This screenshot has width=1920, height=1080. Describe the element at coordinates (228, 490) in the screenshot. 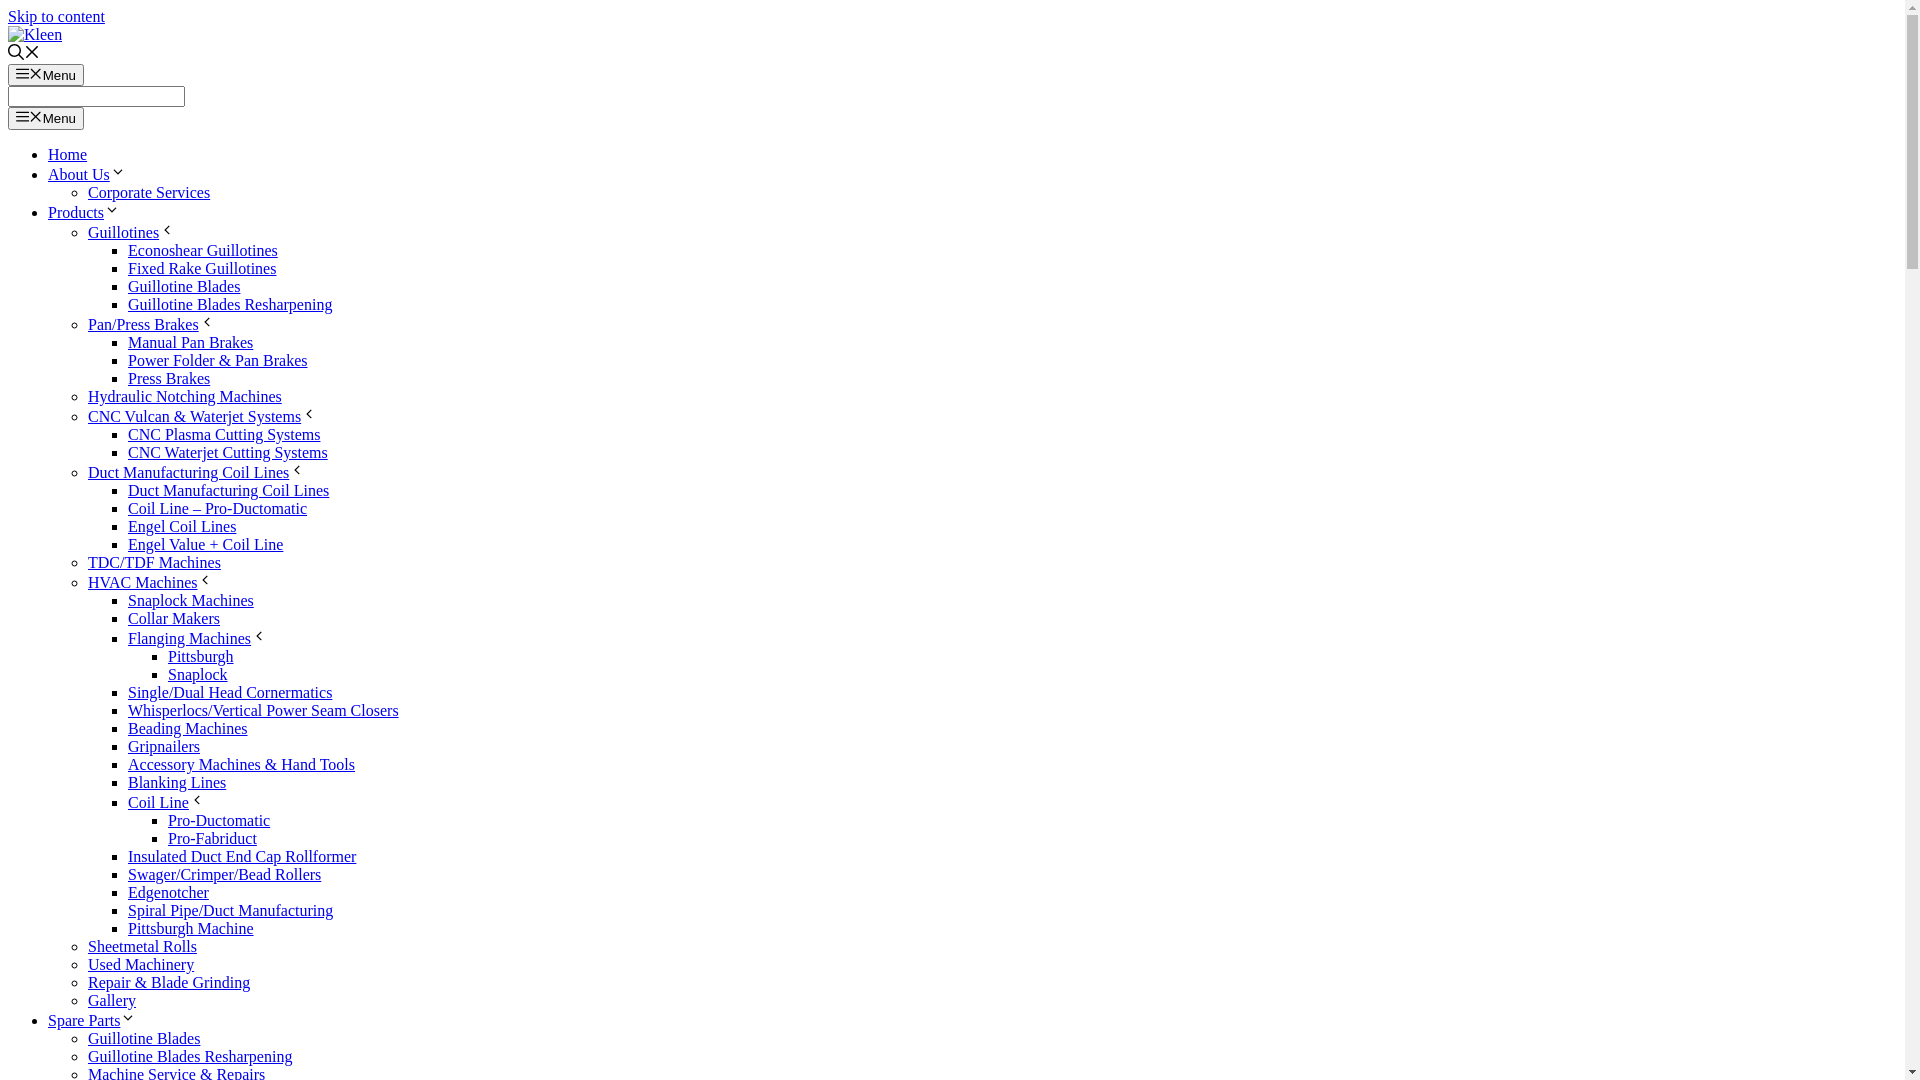

I see `'Duct Manufacturing Coil Lines'` at that location.